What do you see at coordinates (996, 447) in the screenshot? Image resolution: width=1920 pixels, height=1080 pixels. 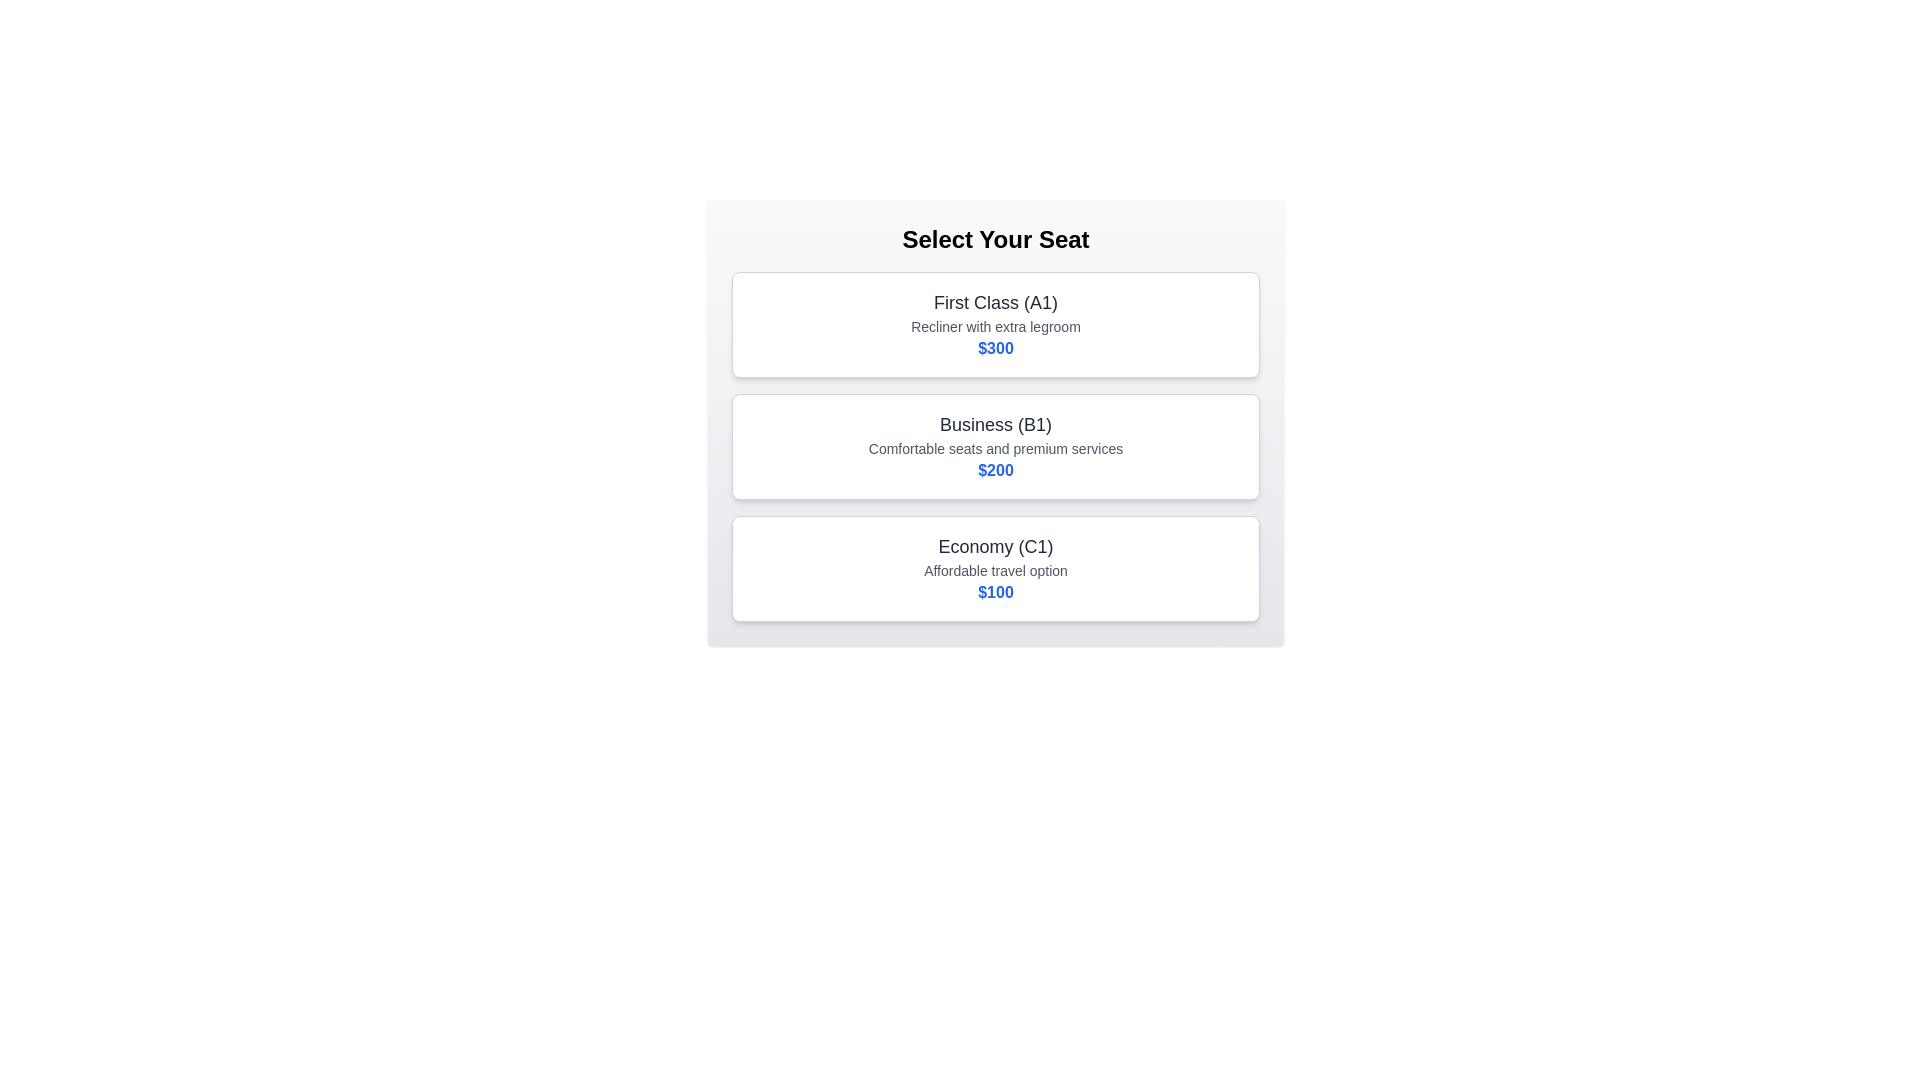 I see `the text label reading 'Comfortable seats and premium services' which is located below the title 'Business (B1)' and above the price '$200', positioned centrally in the middle option of the three seat class selection boxes` at bounding box center [996, 447].